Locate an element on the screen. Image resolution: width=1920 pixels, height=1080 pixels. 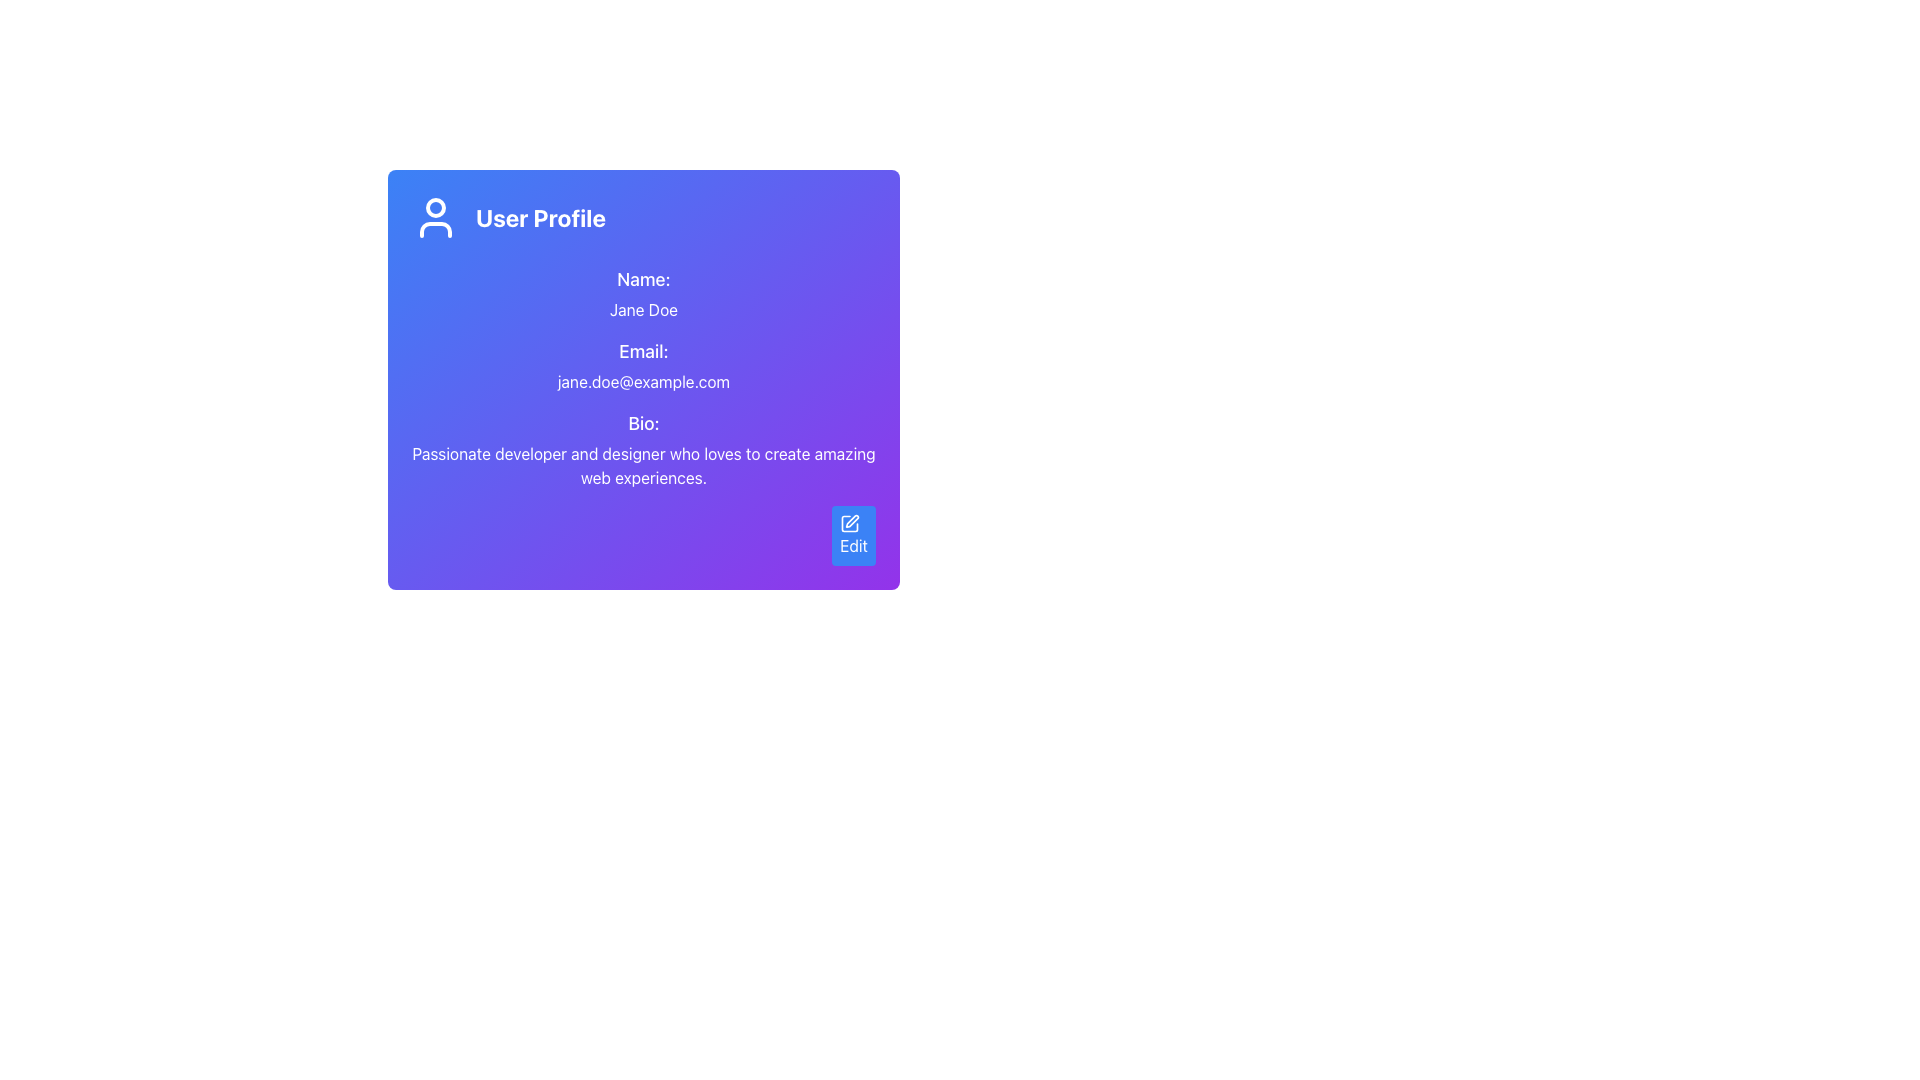
the user profile icon, which is an SVG representation of a user, located to the left of the 'User Profile' title is located at coordinates (435, 218).